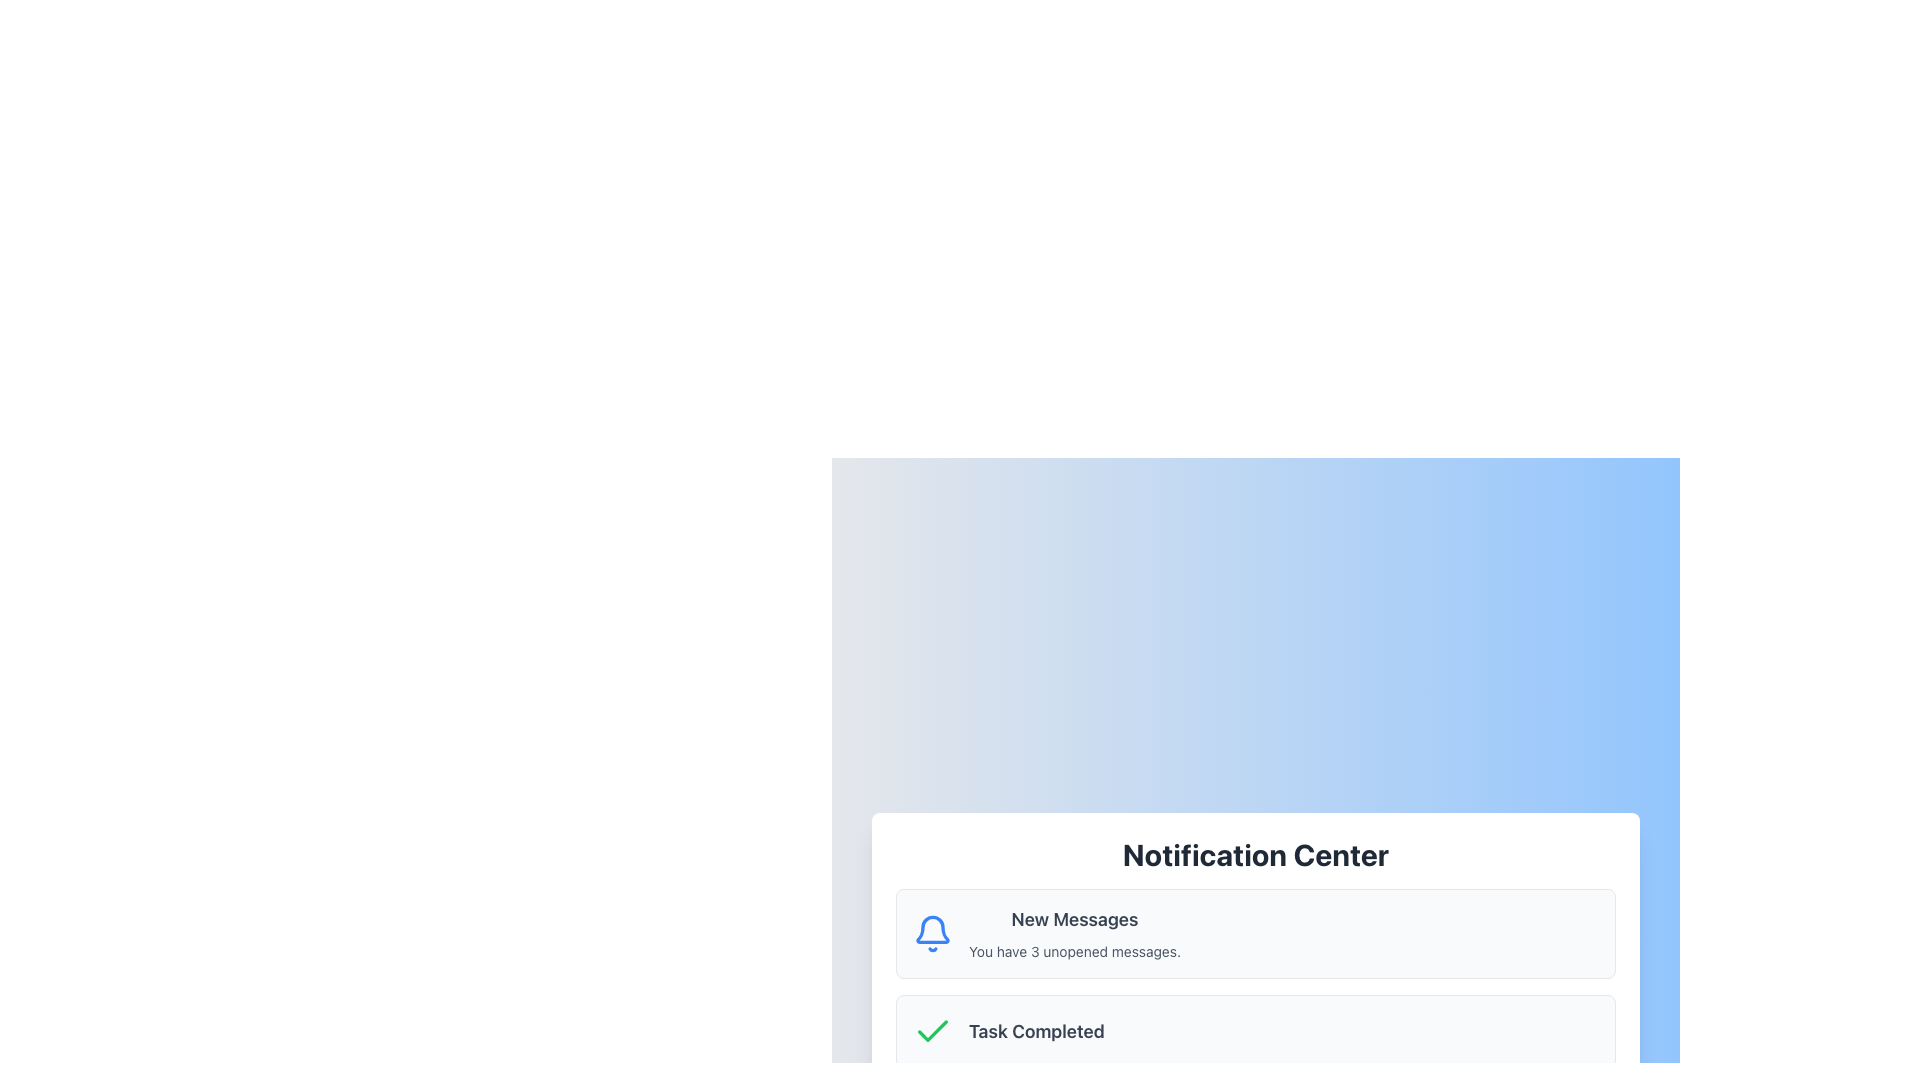  What do you see at coordinates (1074, 920) in the screenshot?
I see `the text label displaying 'New Messages', which is styled in a large, bold gray font and located prominently at the top-left section of the notification card` at bounding box center [1074, 920].